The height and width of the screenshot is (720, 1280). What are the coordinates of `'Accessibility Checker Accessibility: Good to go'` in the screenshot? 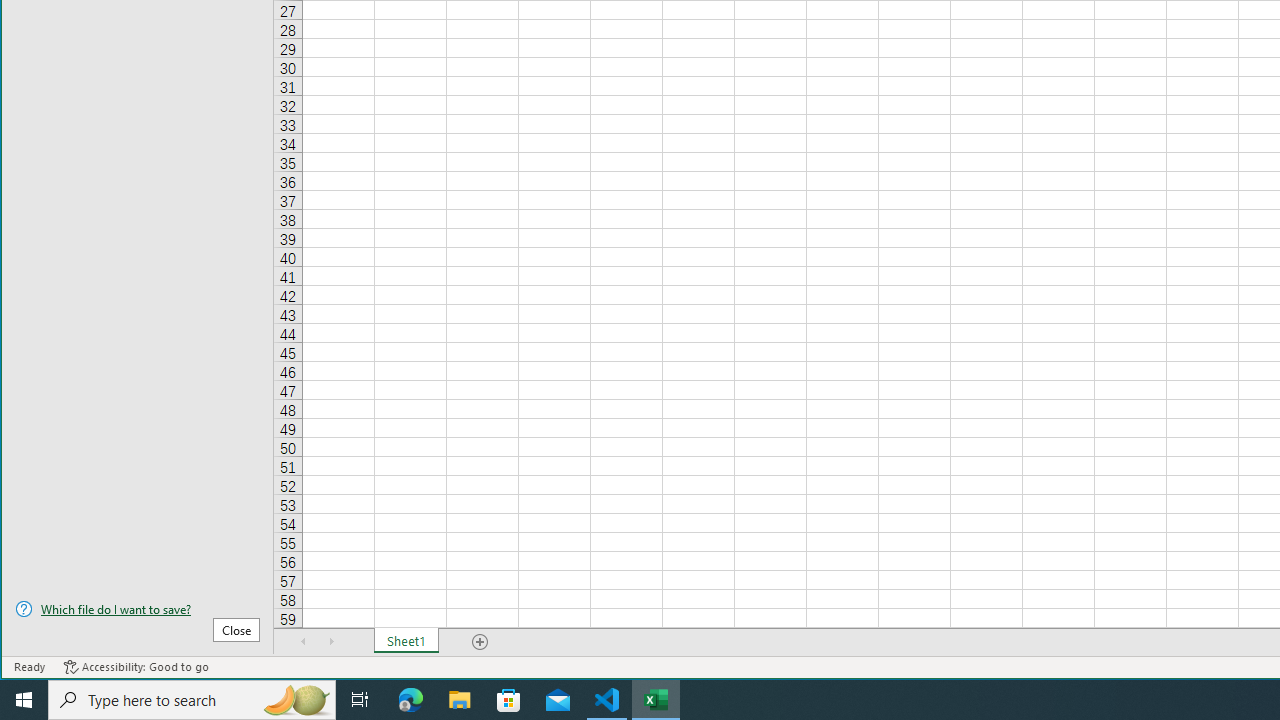 It's located at (135, 667).